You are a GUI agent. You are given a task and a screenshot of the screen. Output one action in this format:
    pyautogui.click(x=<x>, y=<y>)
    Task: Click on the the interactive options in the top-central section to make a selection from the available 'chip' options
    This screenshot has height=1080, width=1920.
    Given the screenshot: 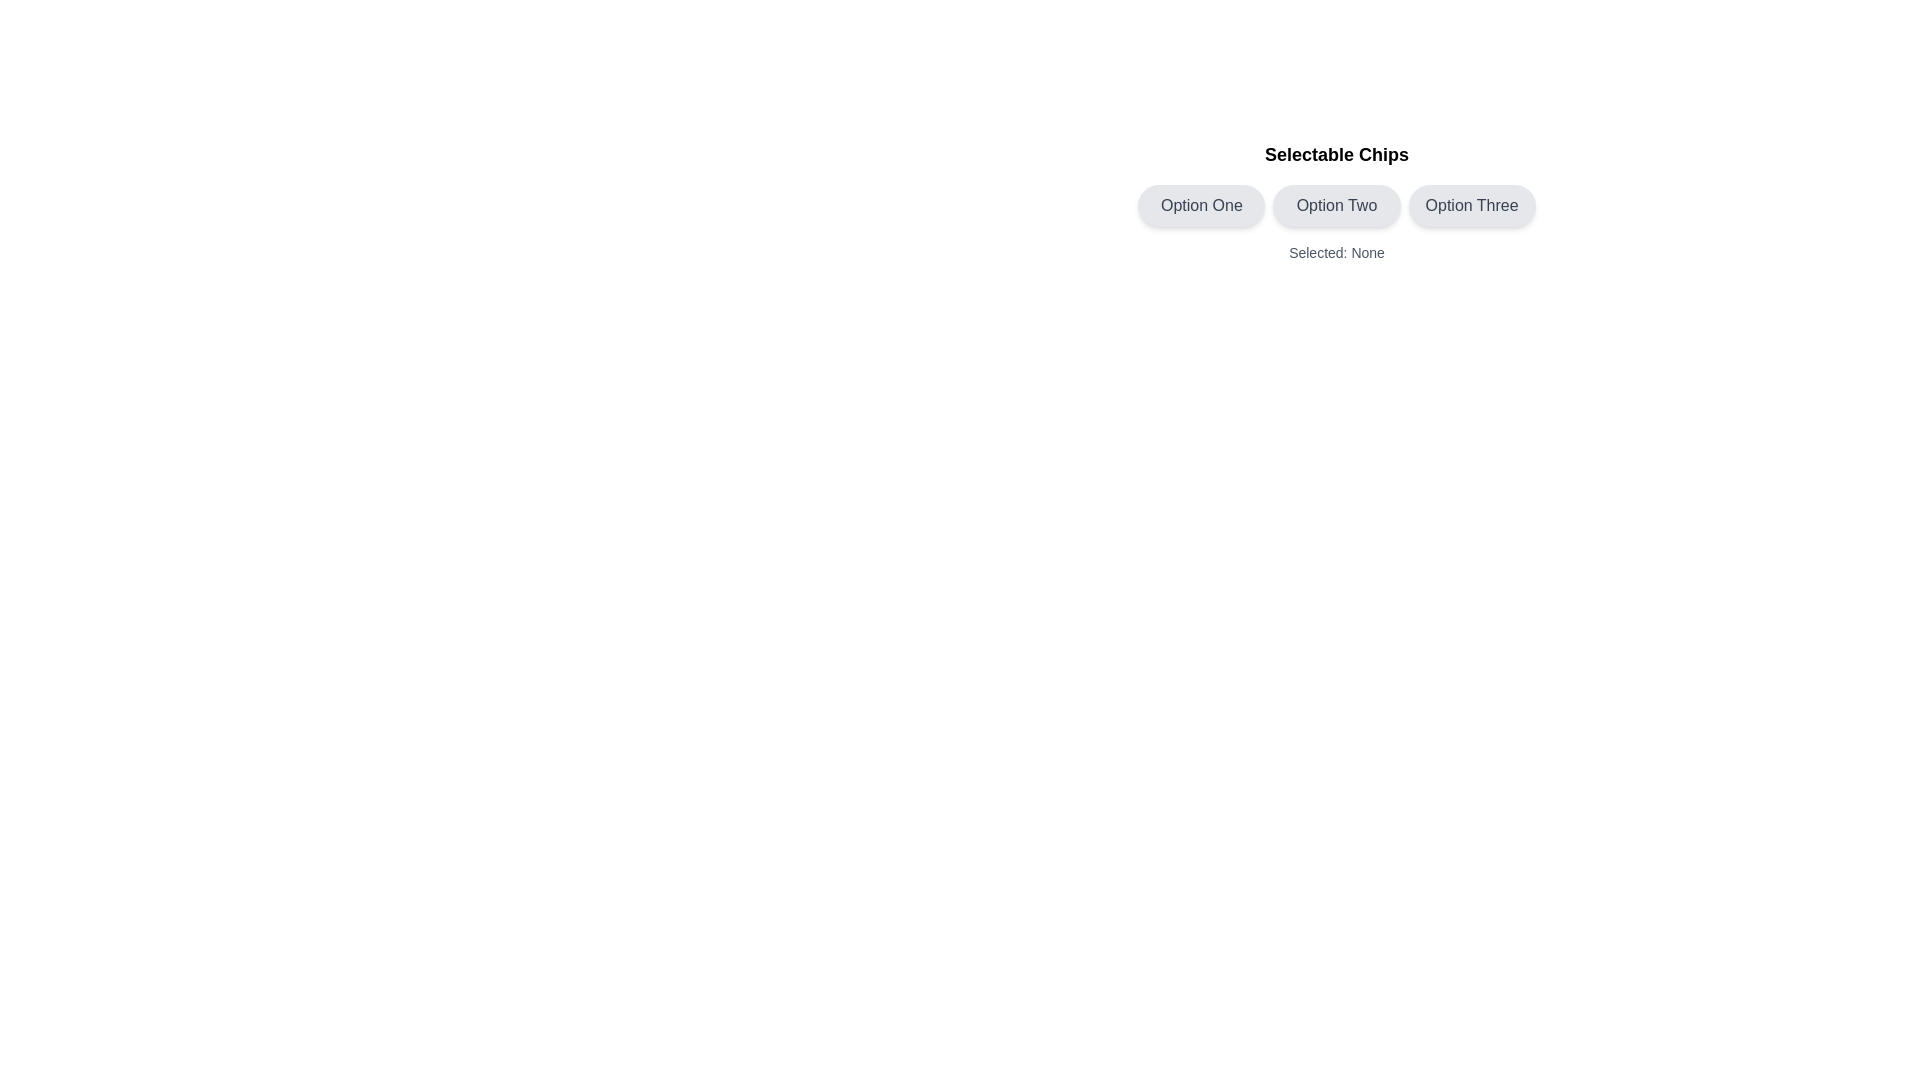 What is the action you would take?
    pyautogui.click(x=1337, y=201)
    